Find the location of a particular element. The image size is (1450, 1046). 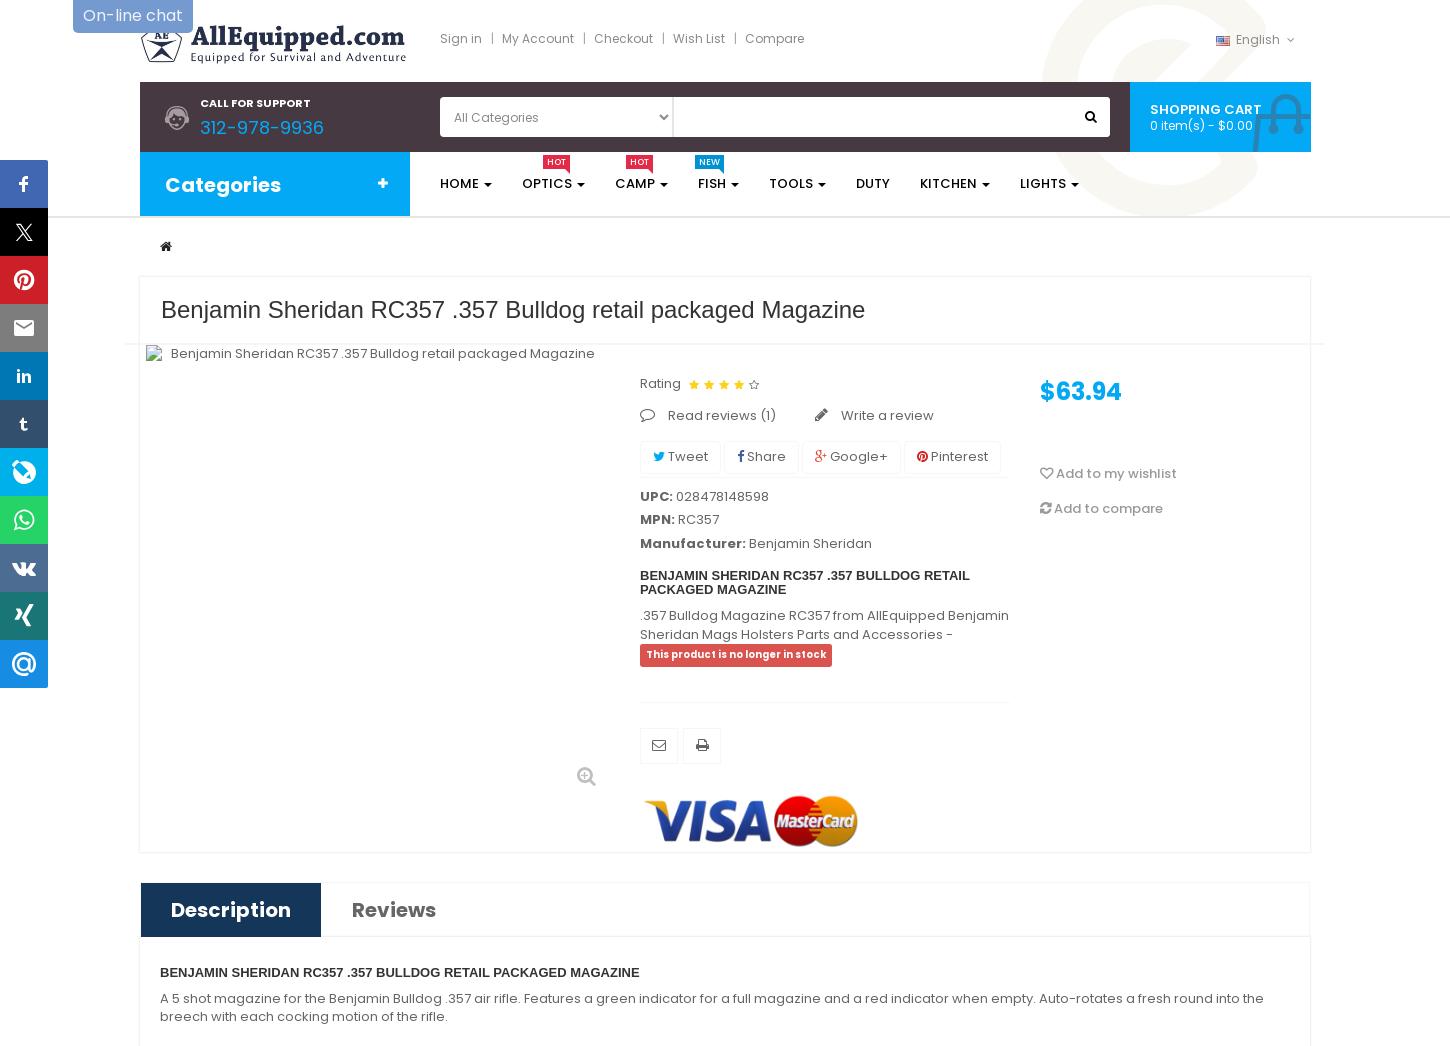

'Tools' is located at coordinates (790, 183).